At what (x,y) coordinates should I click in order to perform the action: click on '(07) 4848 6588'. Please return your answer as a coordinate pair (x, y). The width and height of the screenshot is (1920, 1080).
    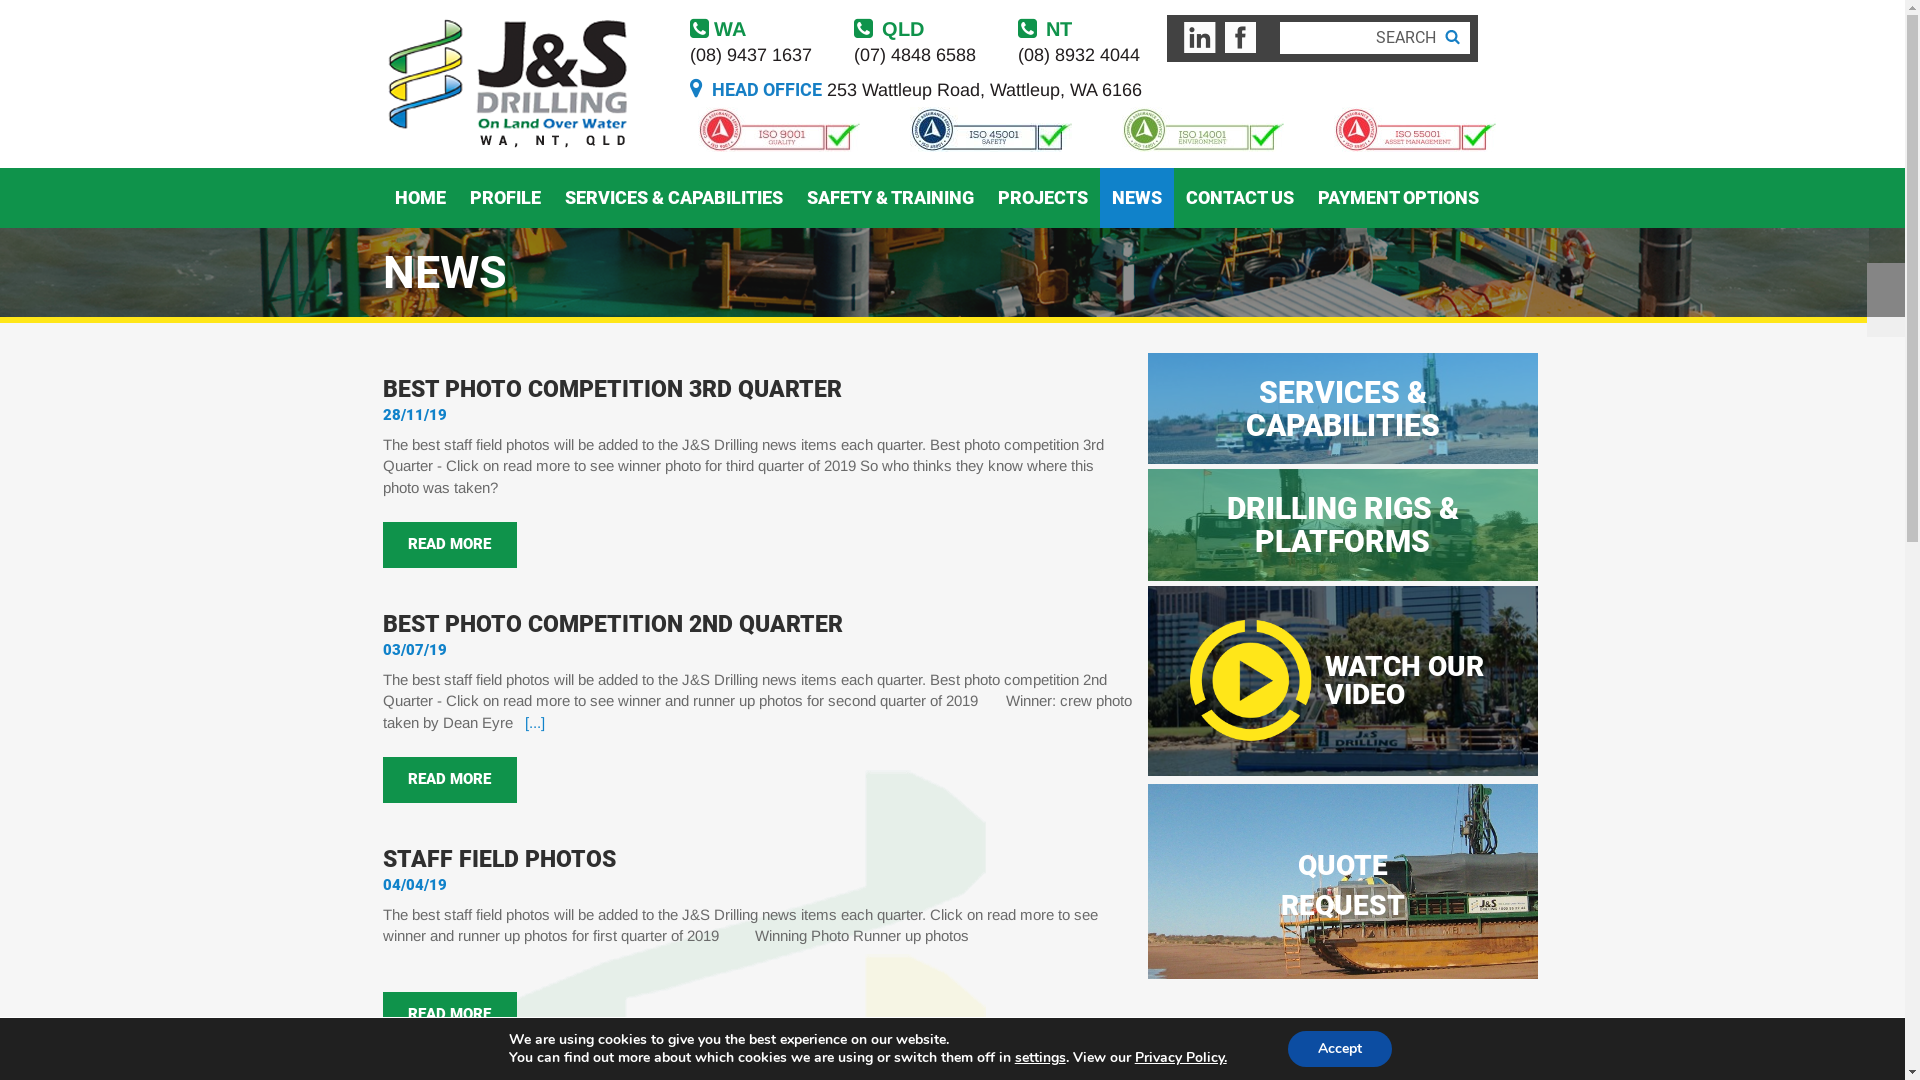
    Looking at the image, I should click on (920, 53).